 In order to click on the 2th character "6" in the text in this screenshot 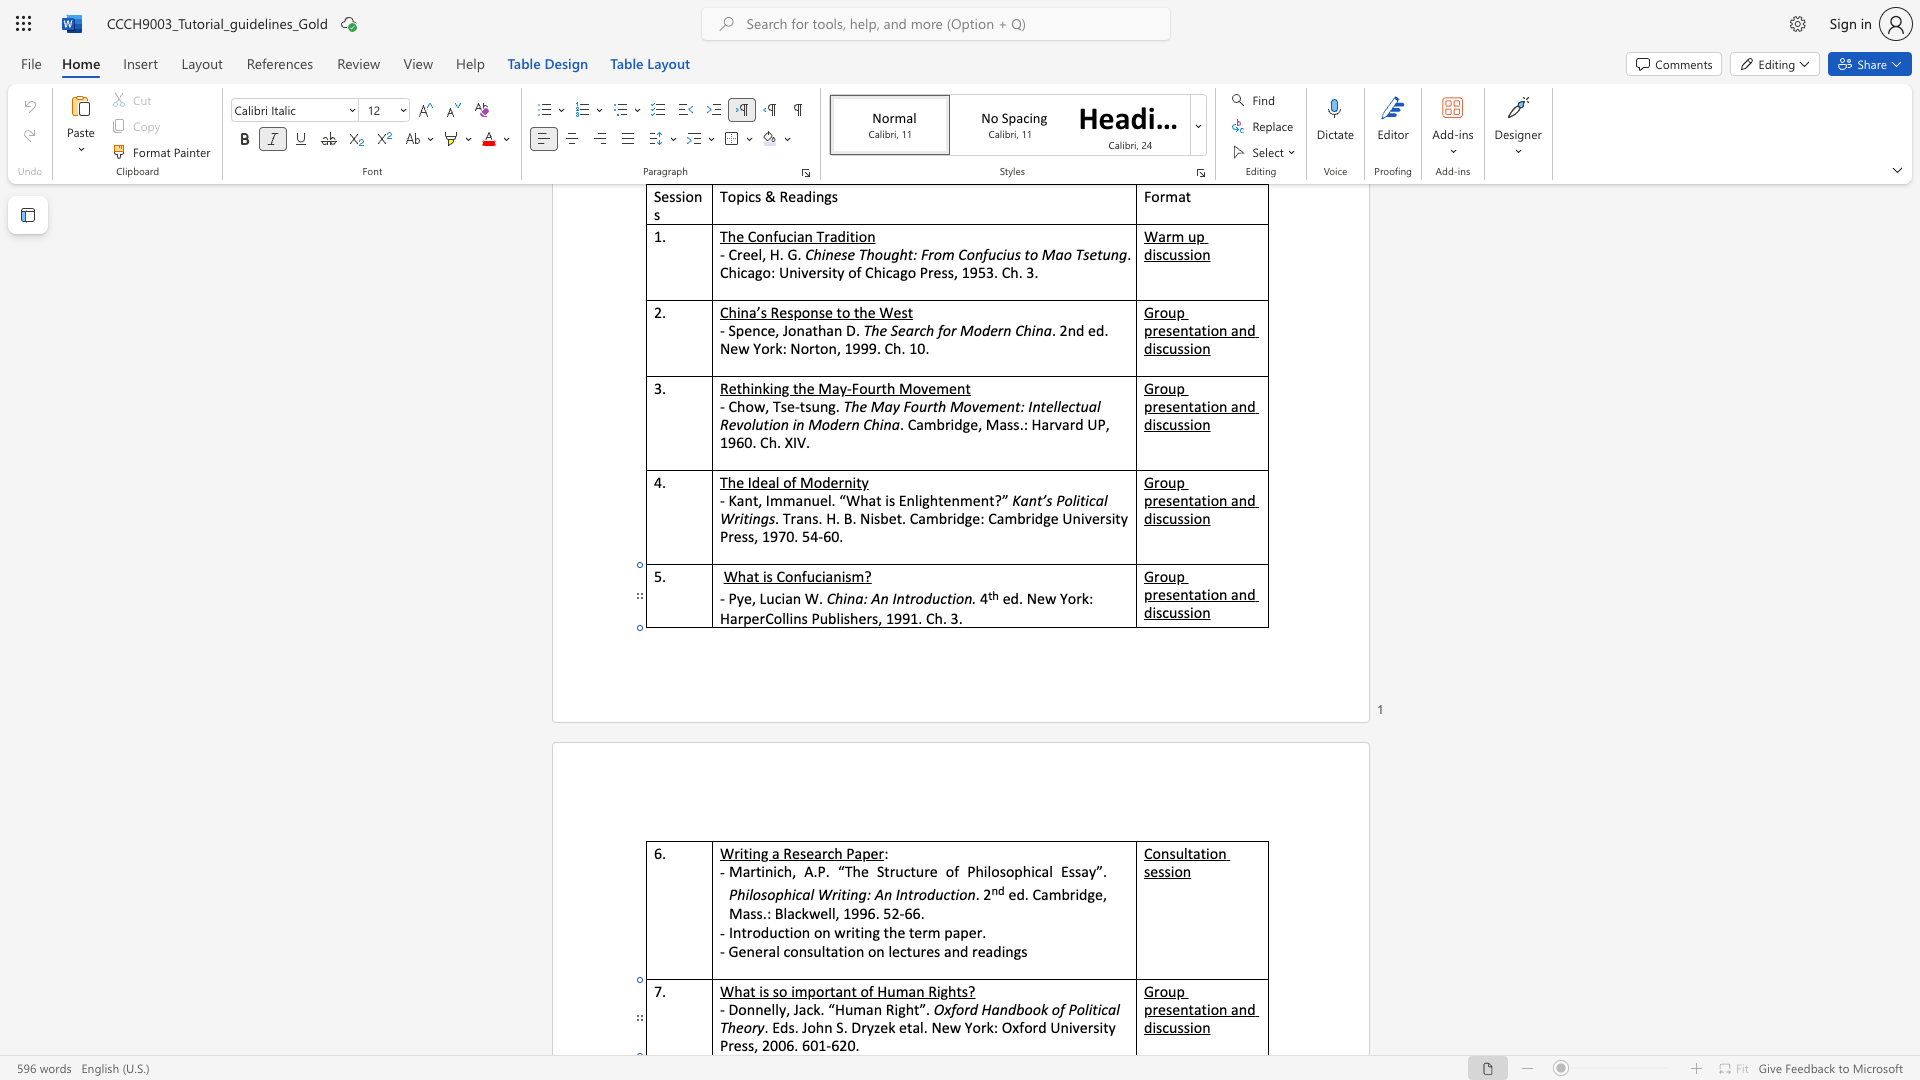, I will do `click(806, 1044)`.